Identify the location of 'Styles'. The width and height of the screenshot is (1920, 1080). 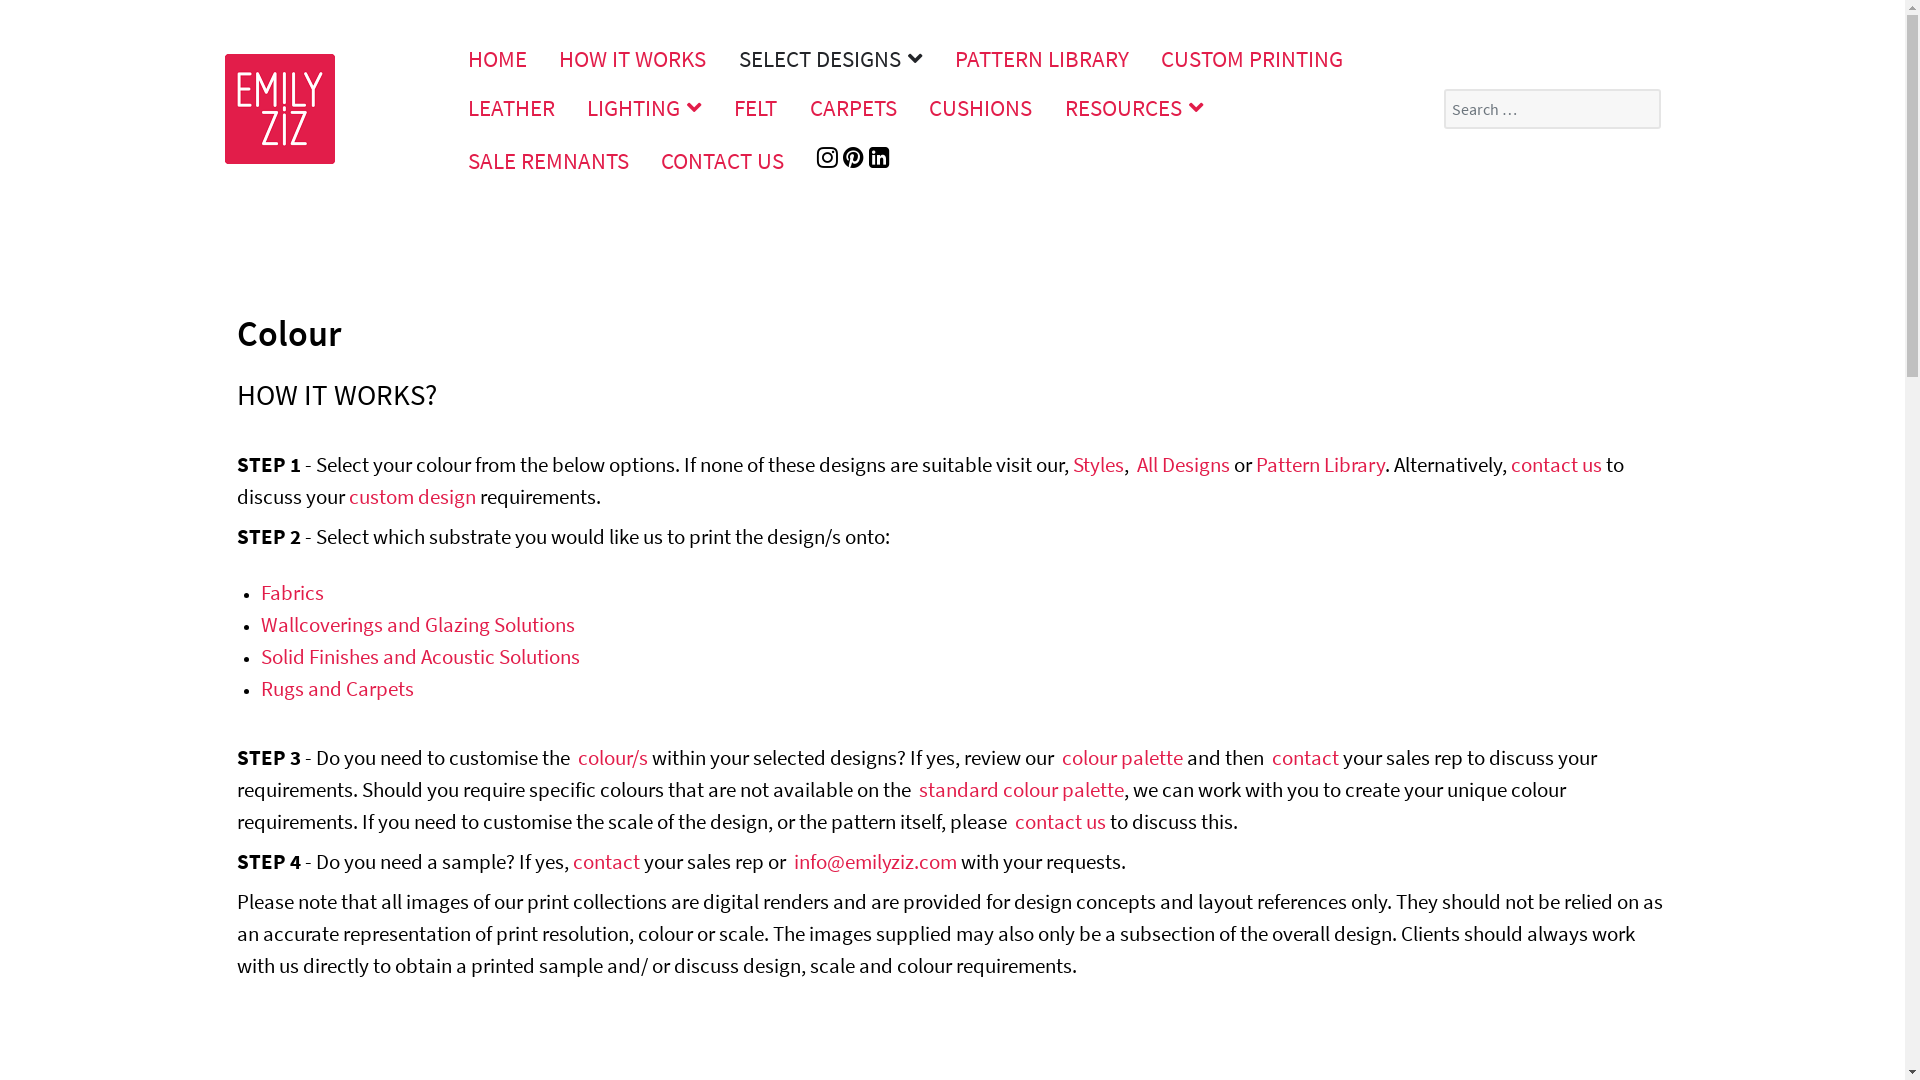
(1096, 464).